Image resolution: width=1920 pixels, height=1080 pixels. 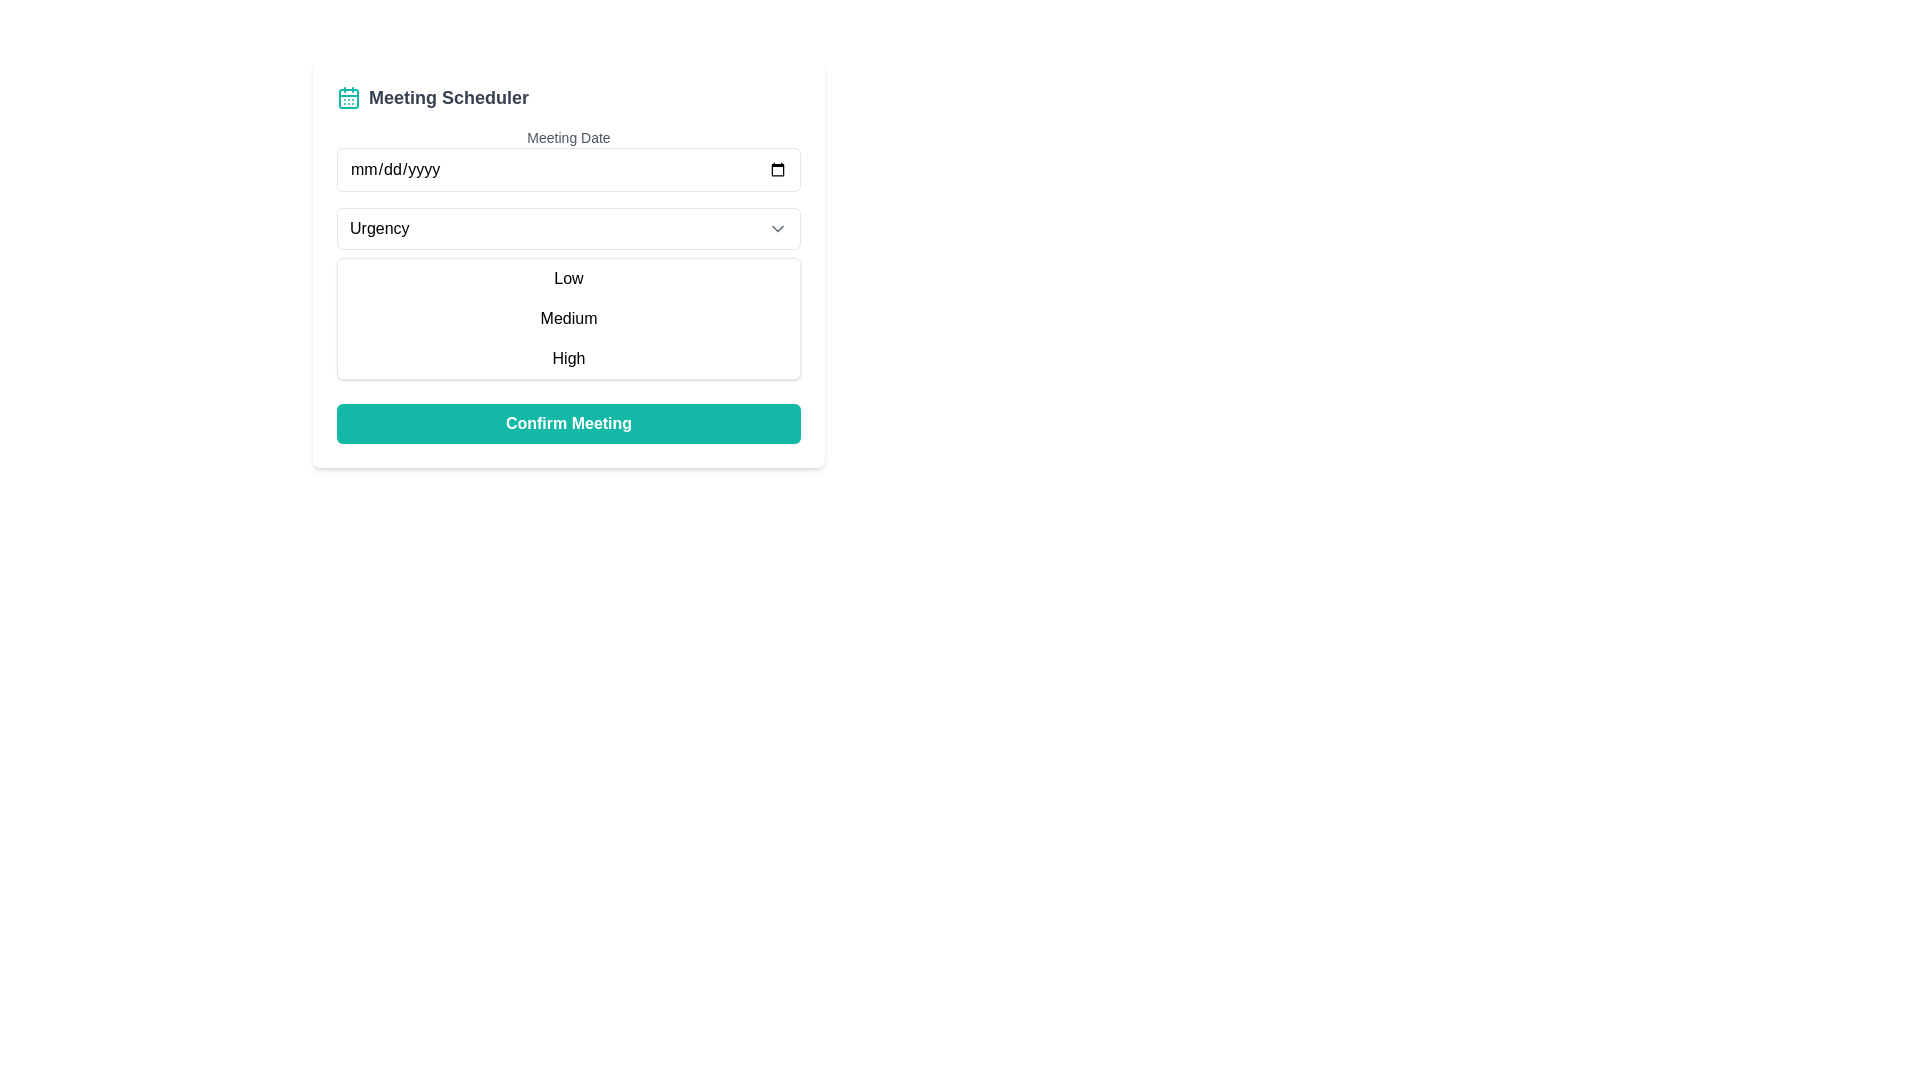 I want to click on the downward-pointing gray chevron icon located at the right end of the 'Urgency' dropdown interface, so click(x=776, y=227).